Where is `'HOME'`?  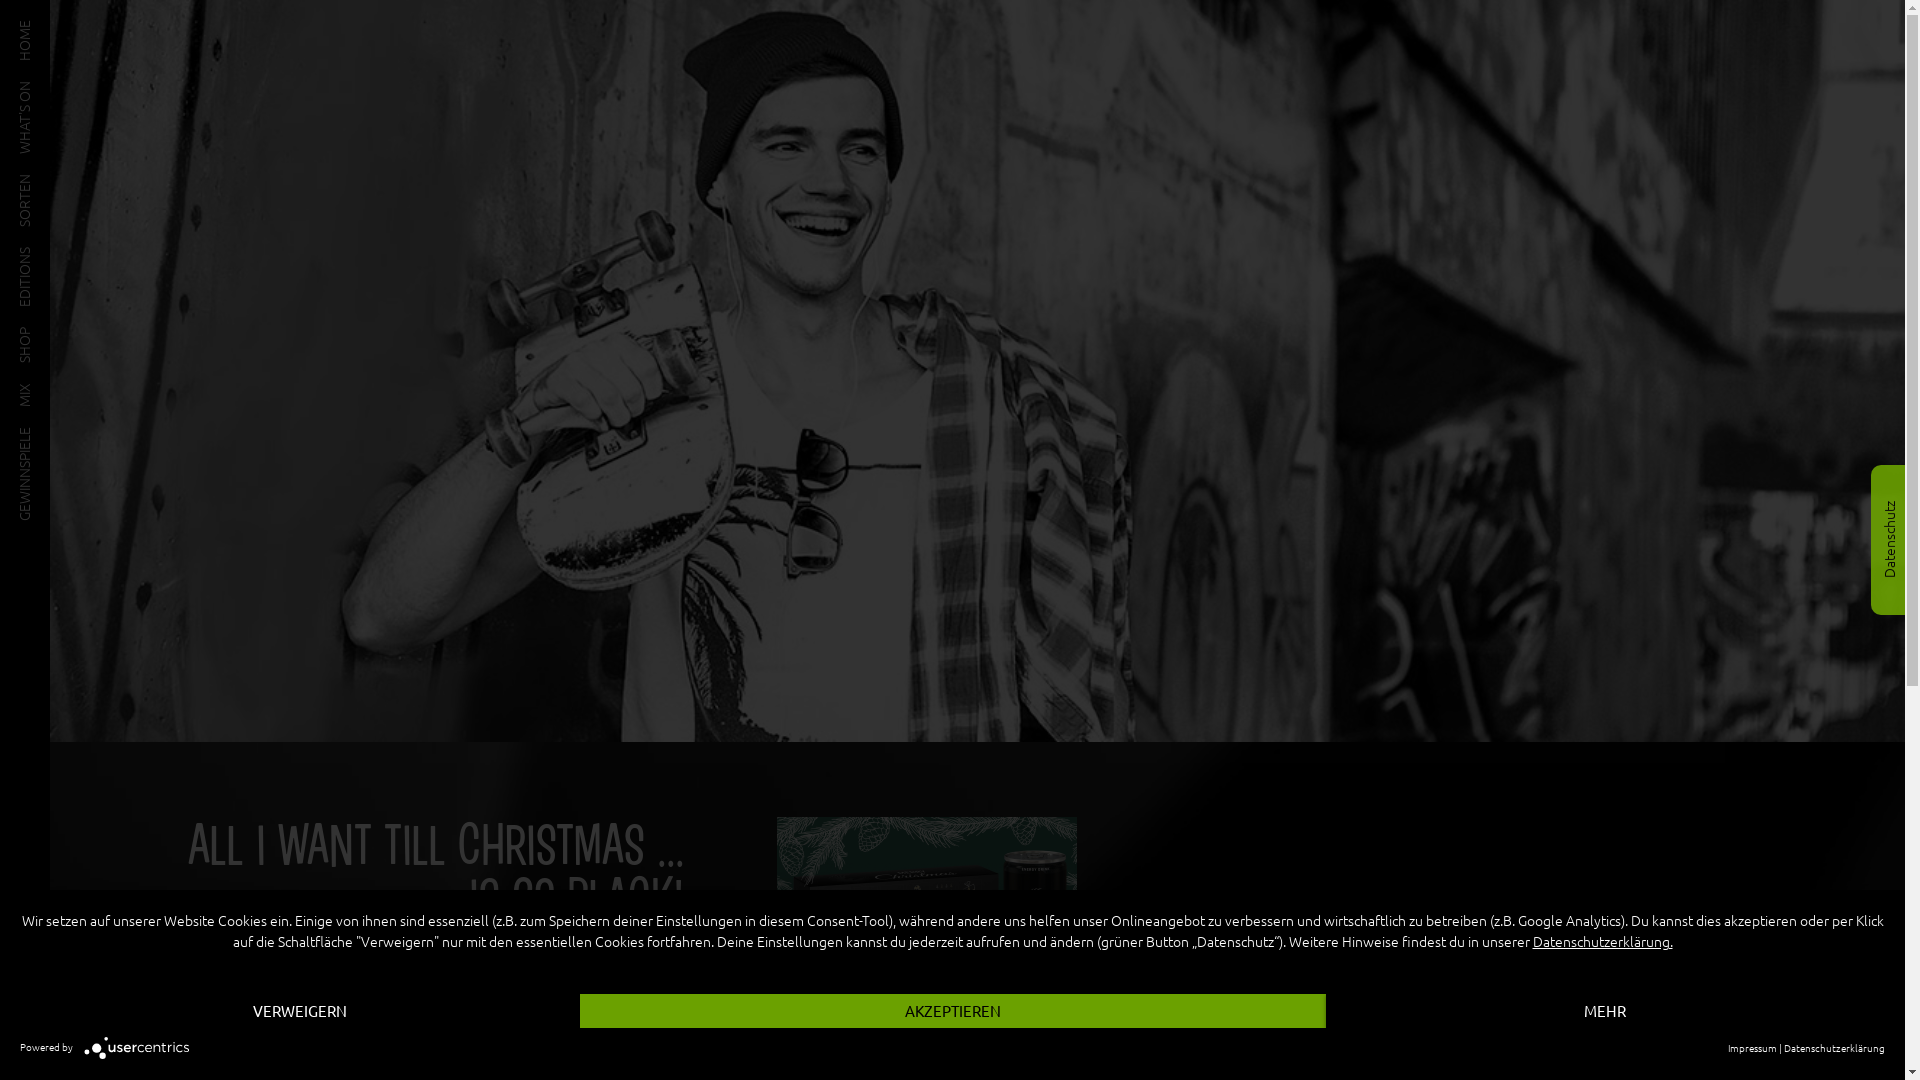 'HOME' is located at coordinates (38, 27).